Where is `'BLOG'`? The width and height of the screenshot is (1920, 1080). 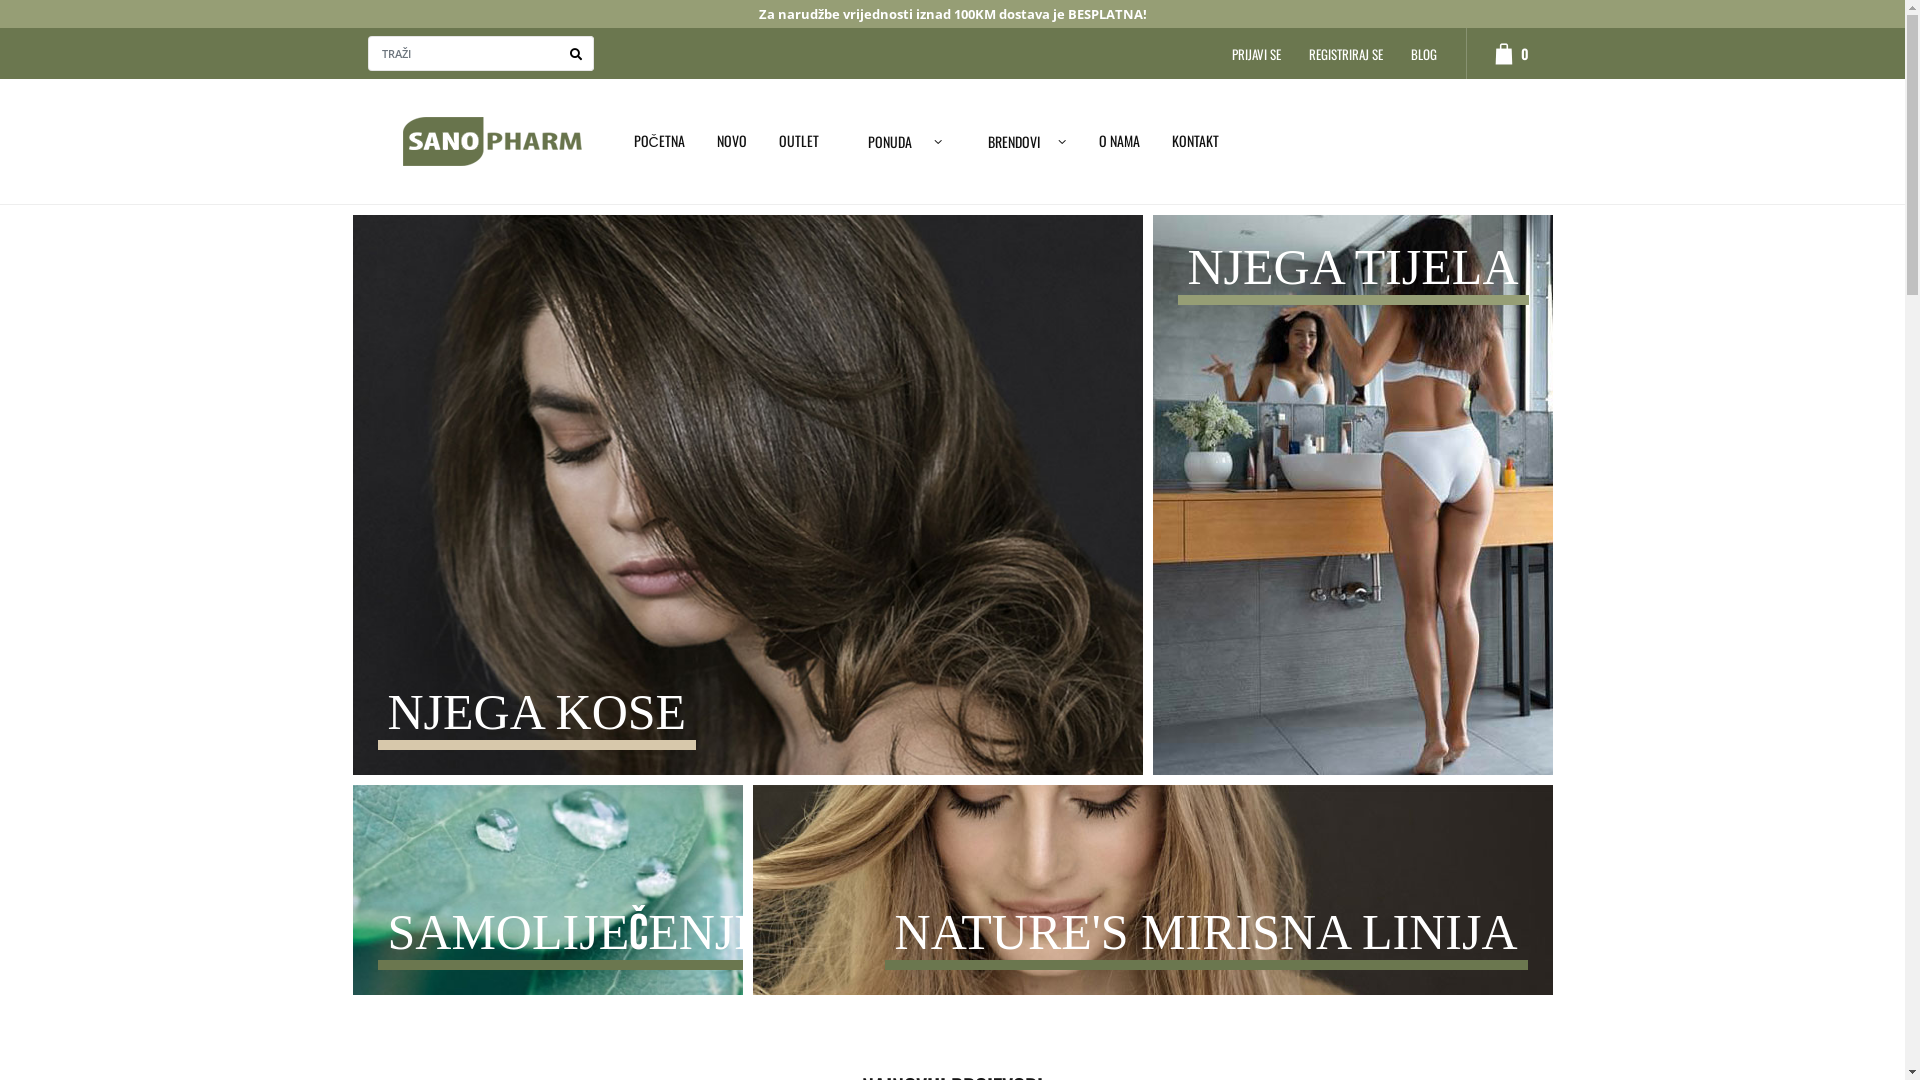
'BLOG' is located at coordinates (1423, 53).